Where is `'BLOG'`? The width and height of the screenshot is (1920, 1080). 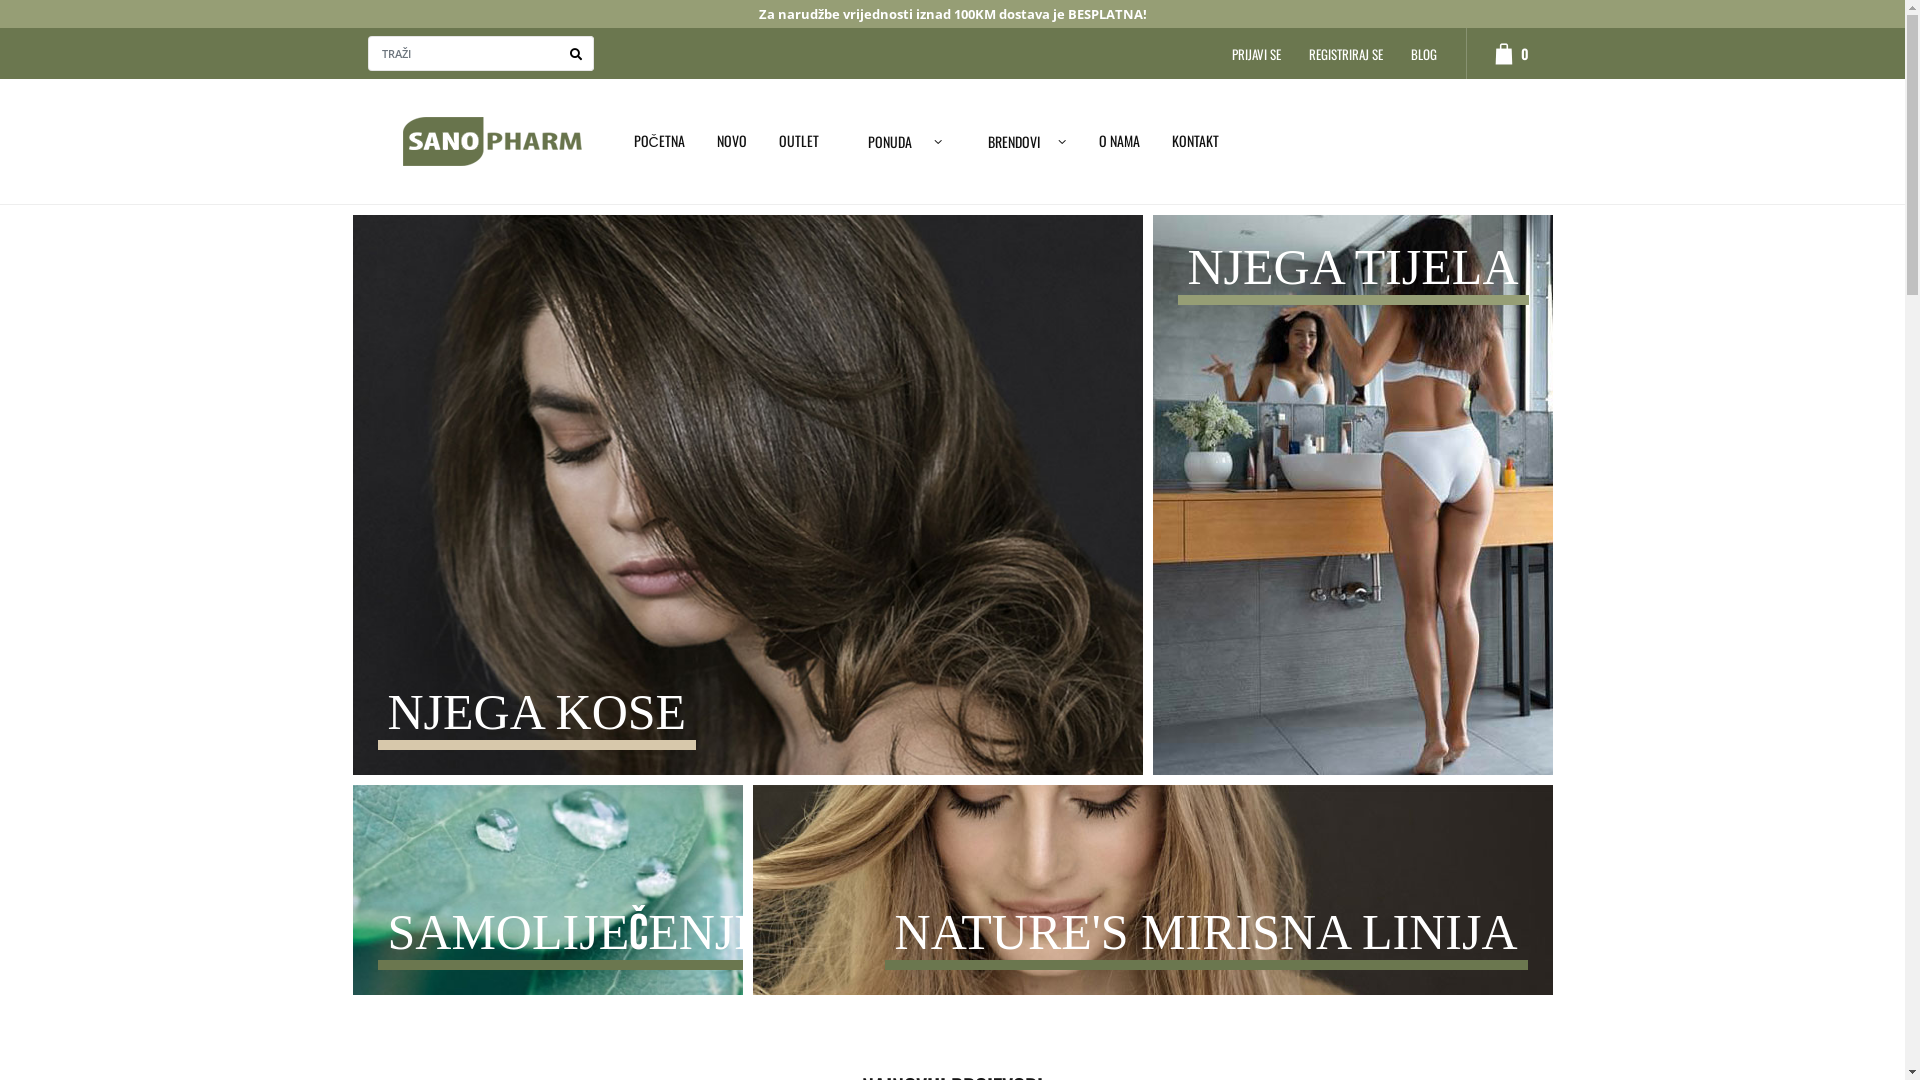
'BLOG' is located at coordinates (1423, 53).